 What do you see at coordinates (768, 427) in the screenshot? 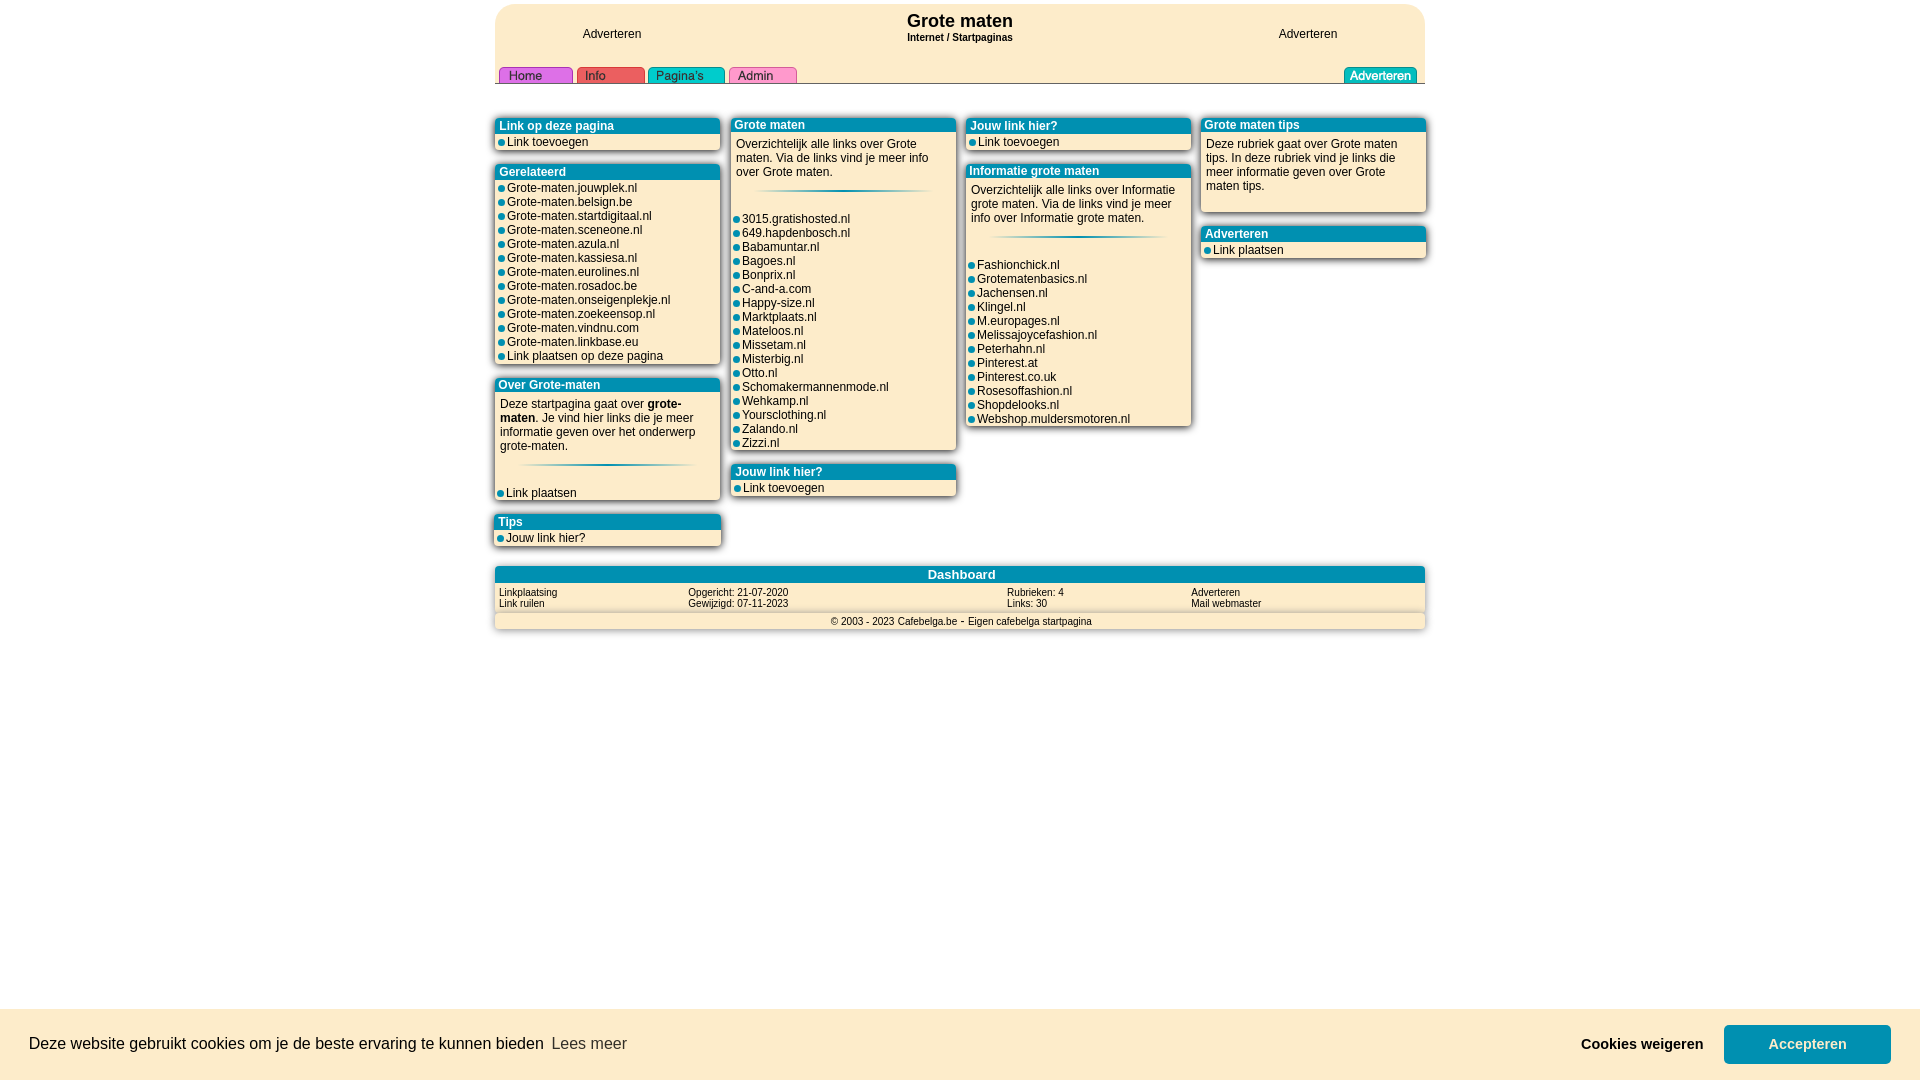
I see `'Zalando.nl'` at bounding box center [768, 427].